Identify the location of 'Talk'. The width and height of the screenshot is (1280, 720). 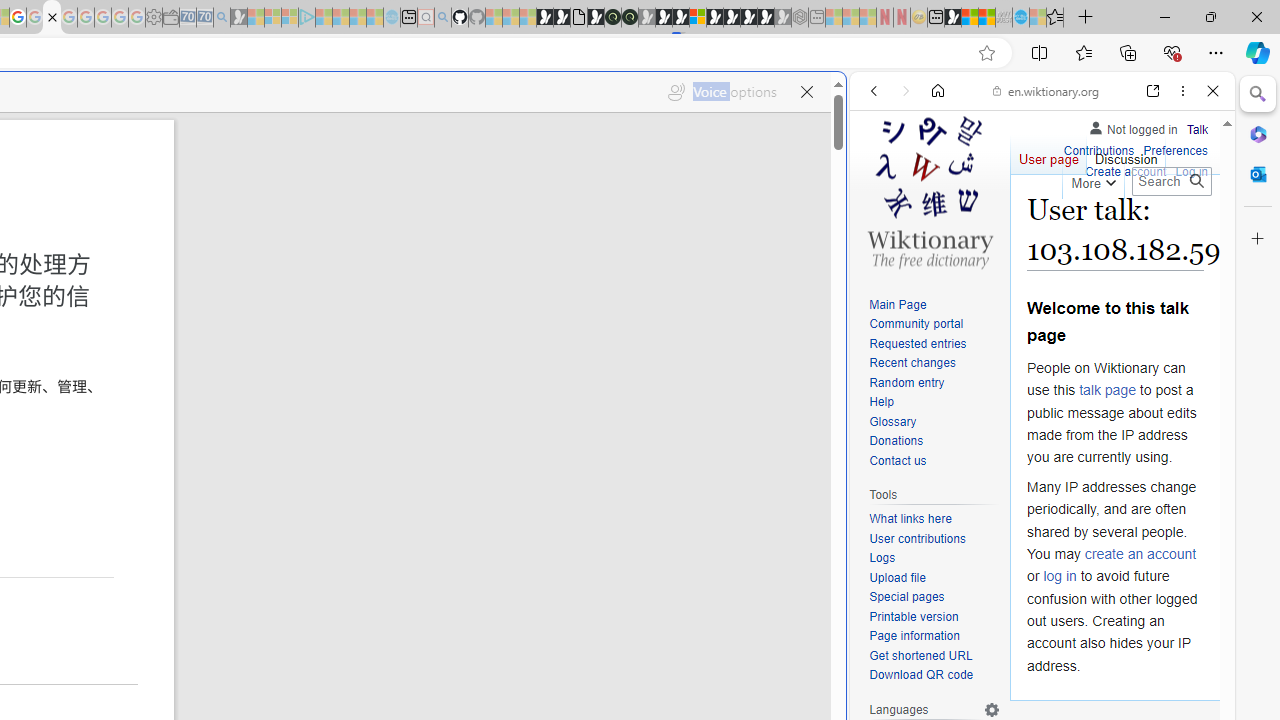
(1197, 129).